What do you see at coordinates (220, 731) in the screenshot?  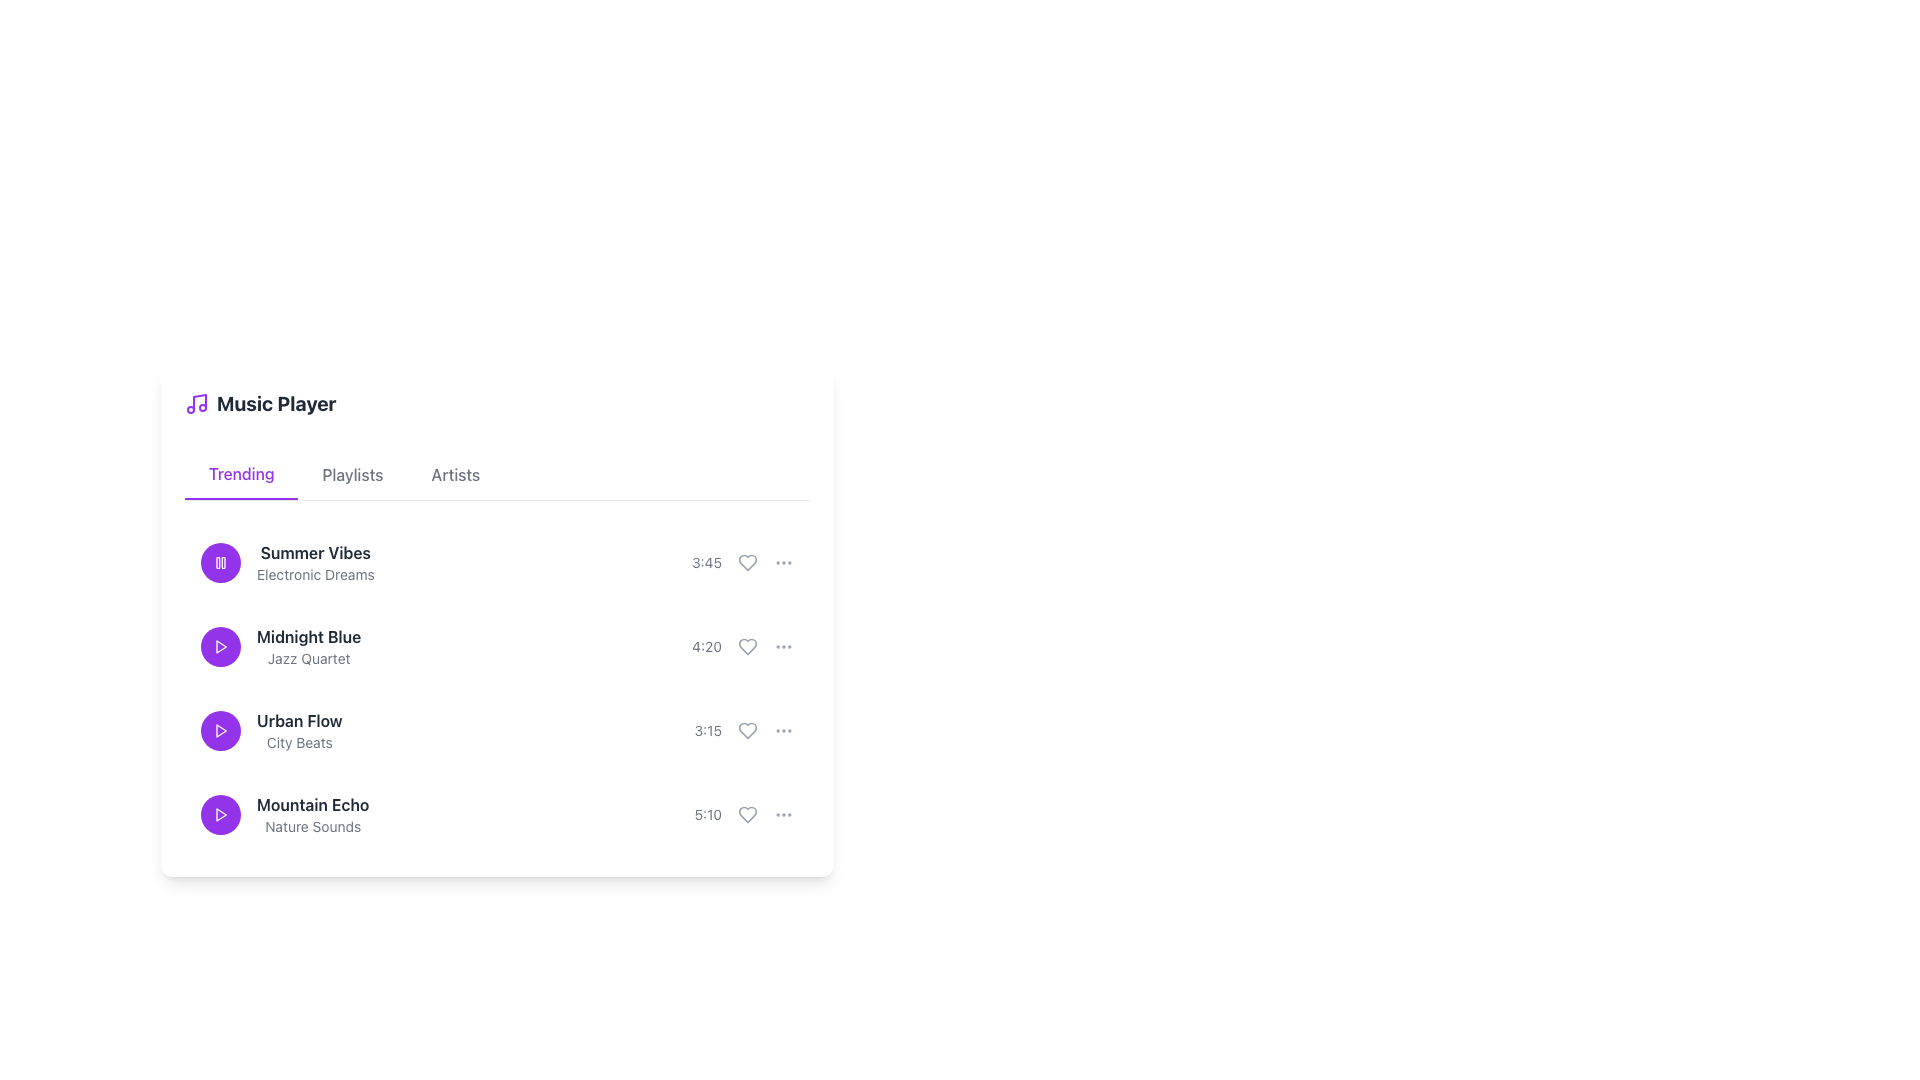 I see `the play button for the audio track 'Urban Flow - City Beats' located in the leftmost area of the list item in the music player interface` at bounding box center [220, 731].